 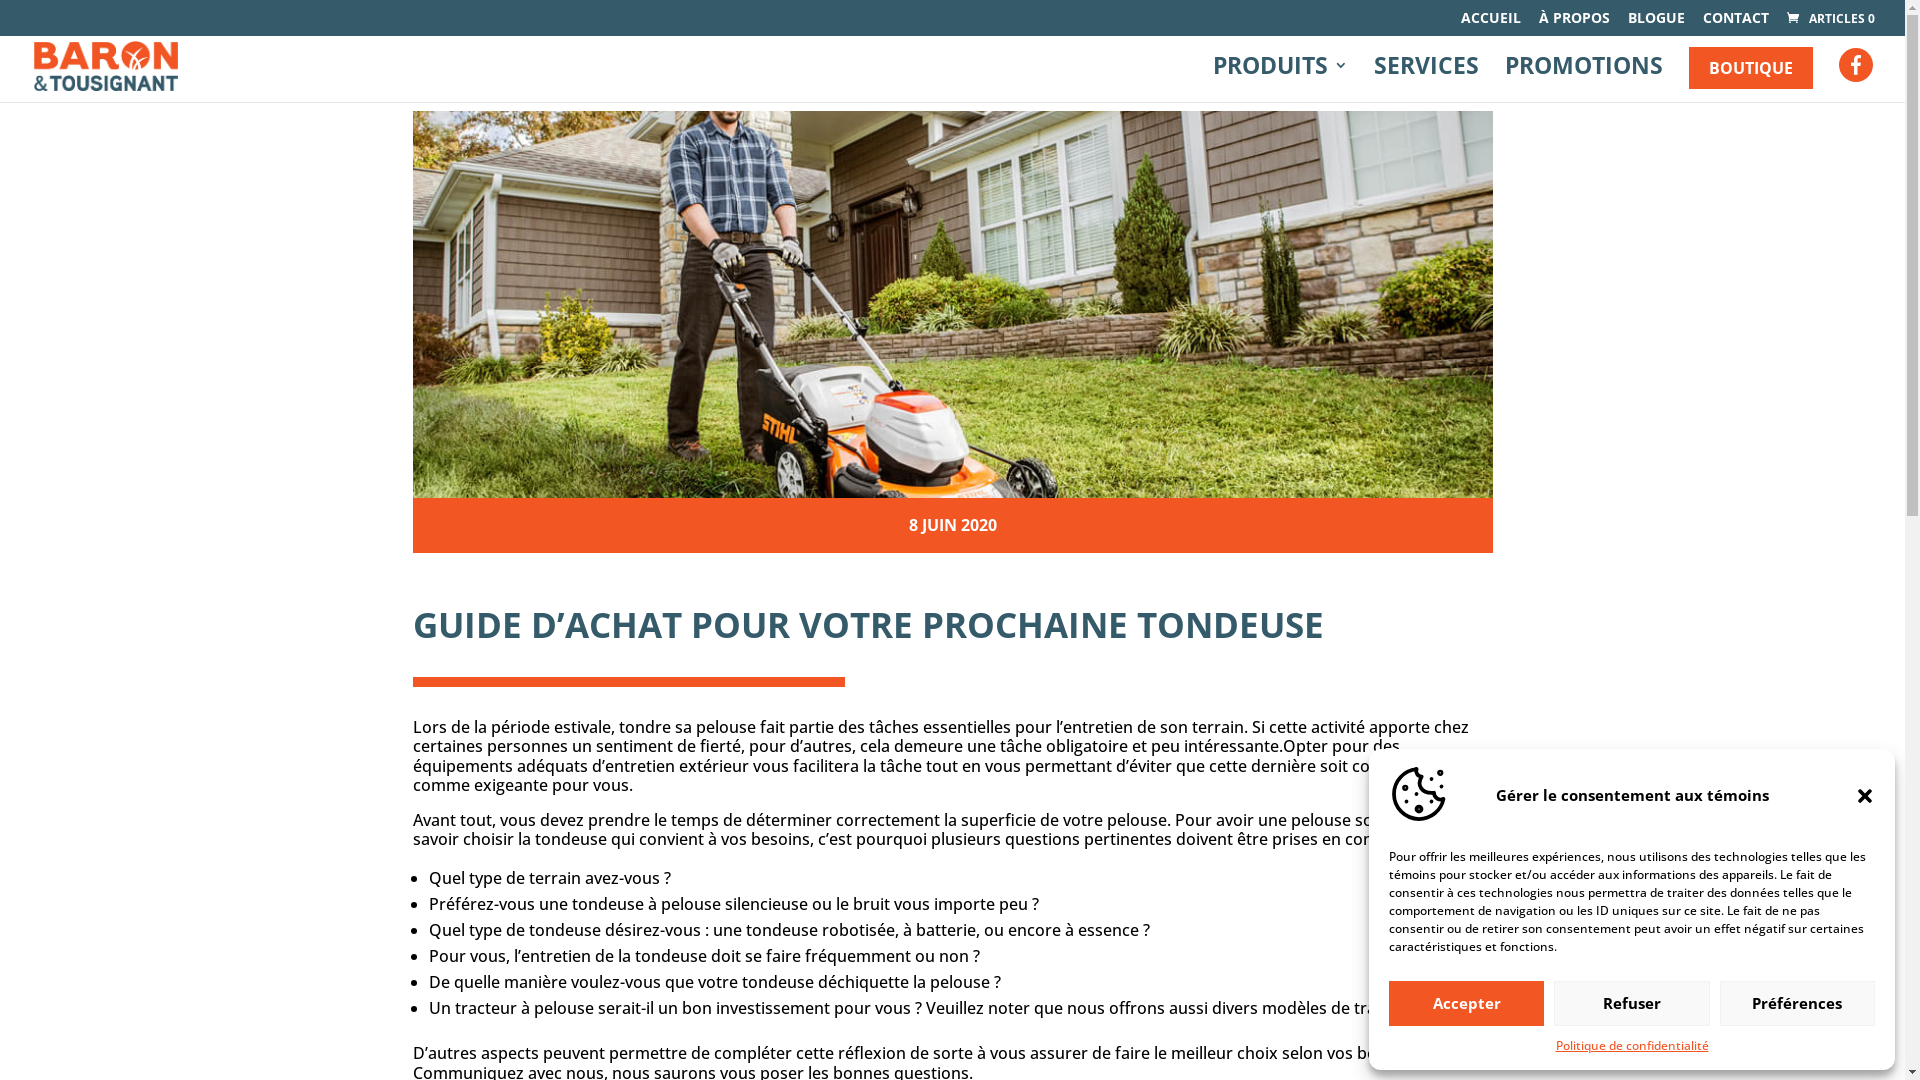 I want to click on 'ARTICLES 0', so click(x=1829, y=18).